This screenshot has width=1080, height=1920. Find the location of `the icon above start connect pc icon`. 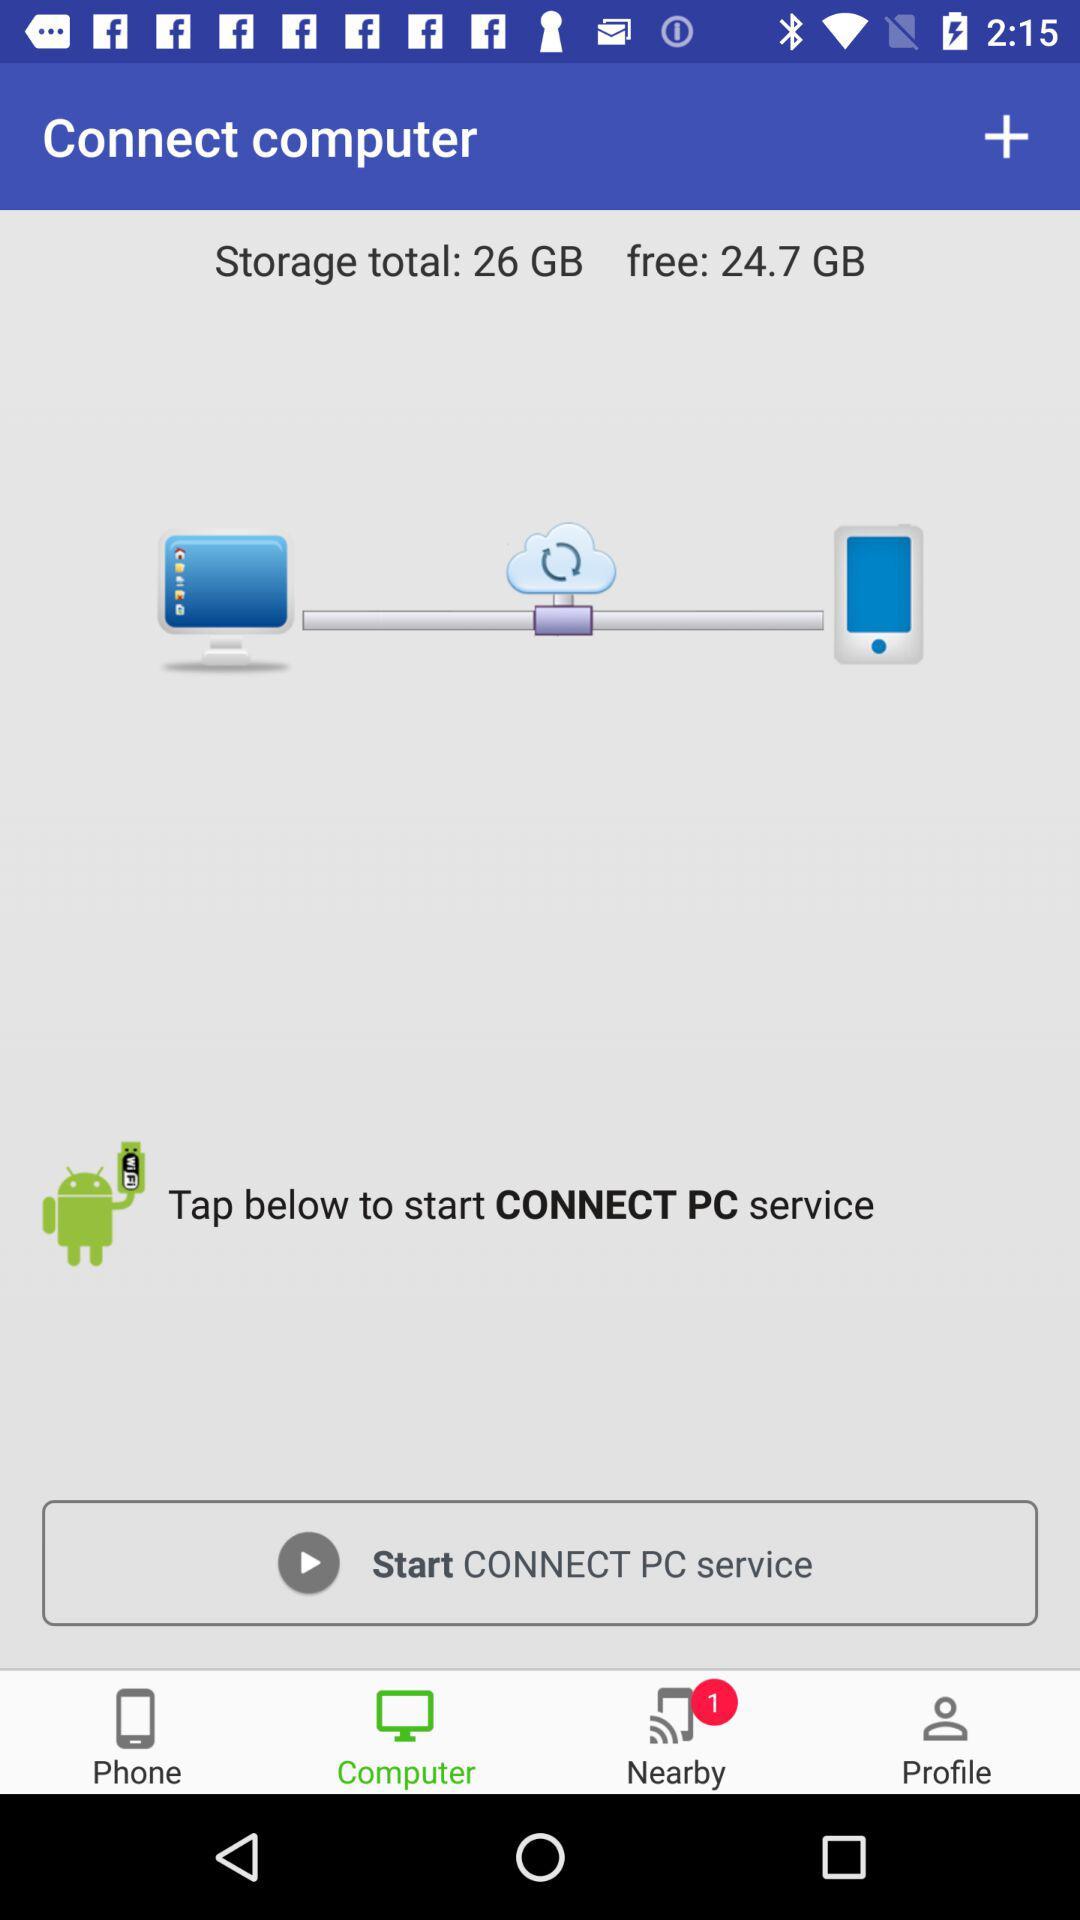

the icon above start connect pc icon is located at coordinates (607, 1202).